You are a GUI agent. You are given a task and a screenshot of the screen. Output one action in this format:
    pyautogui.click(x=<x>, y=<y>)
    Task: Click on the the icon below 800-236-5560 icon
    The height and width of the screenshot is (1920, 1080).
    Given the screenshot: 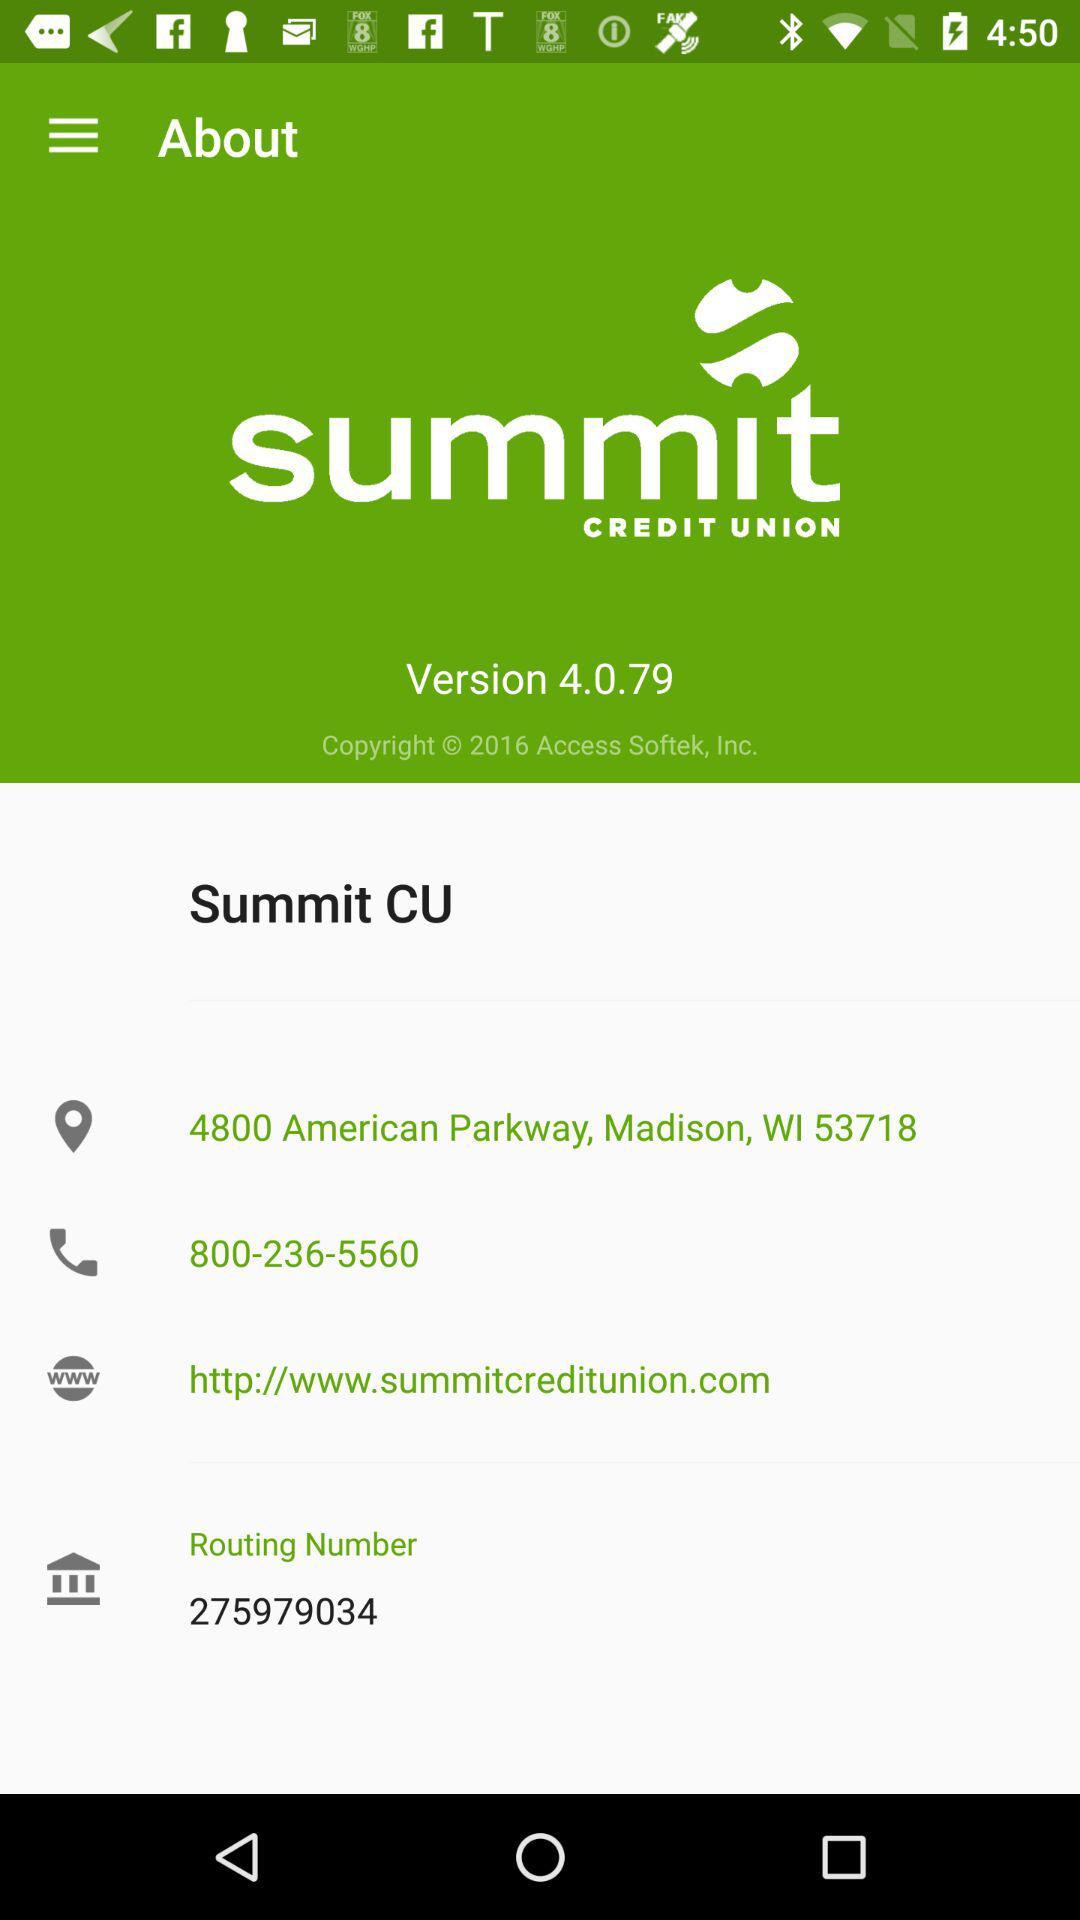 What is the action you would take?
    pyautogui.click(x=634, y=1377)
    